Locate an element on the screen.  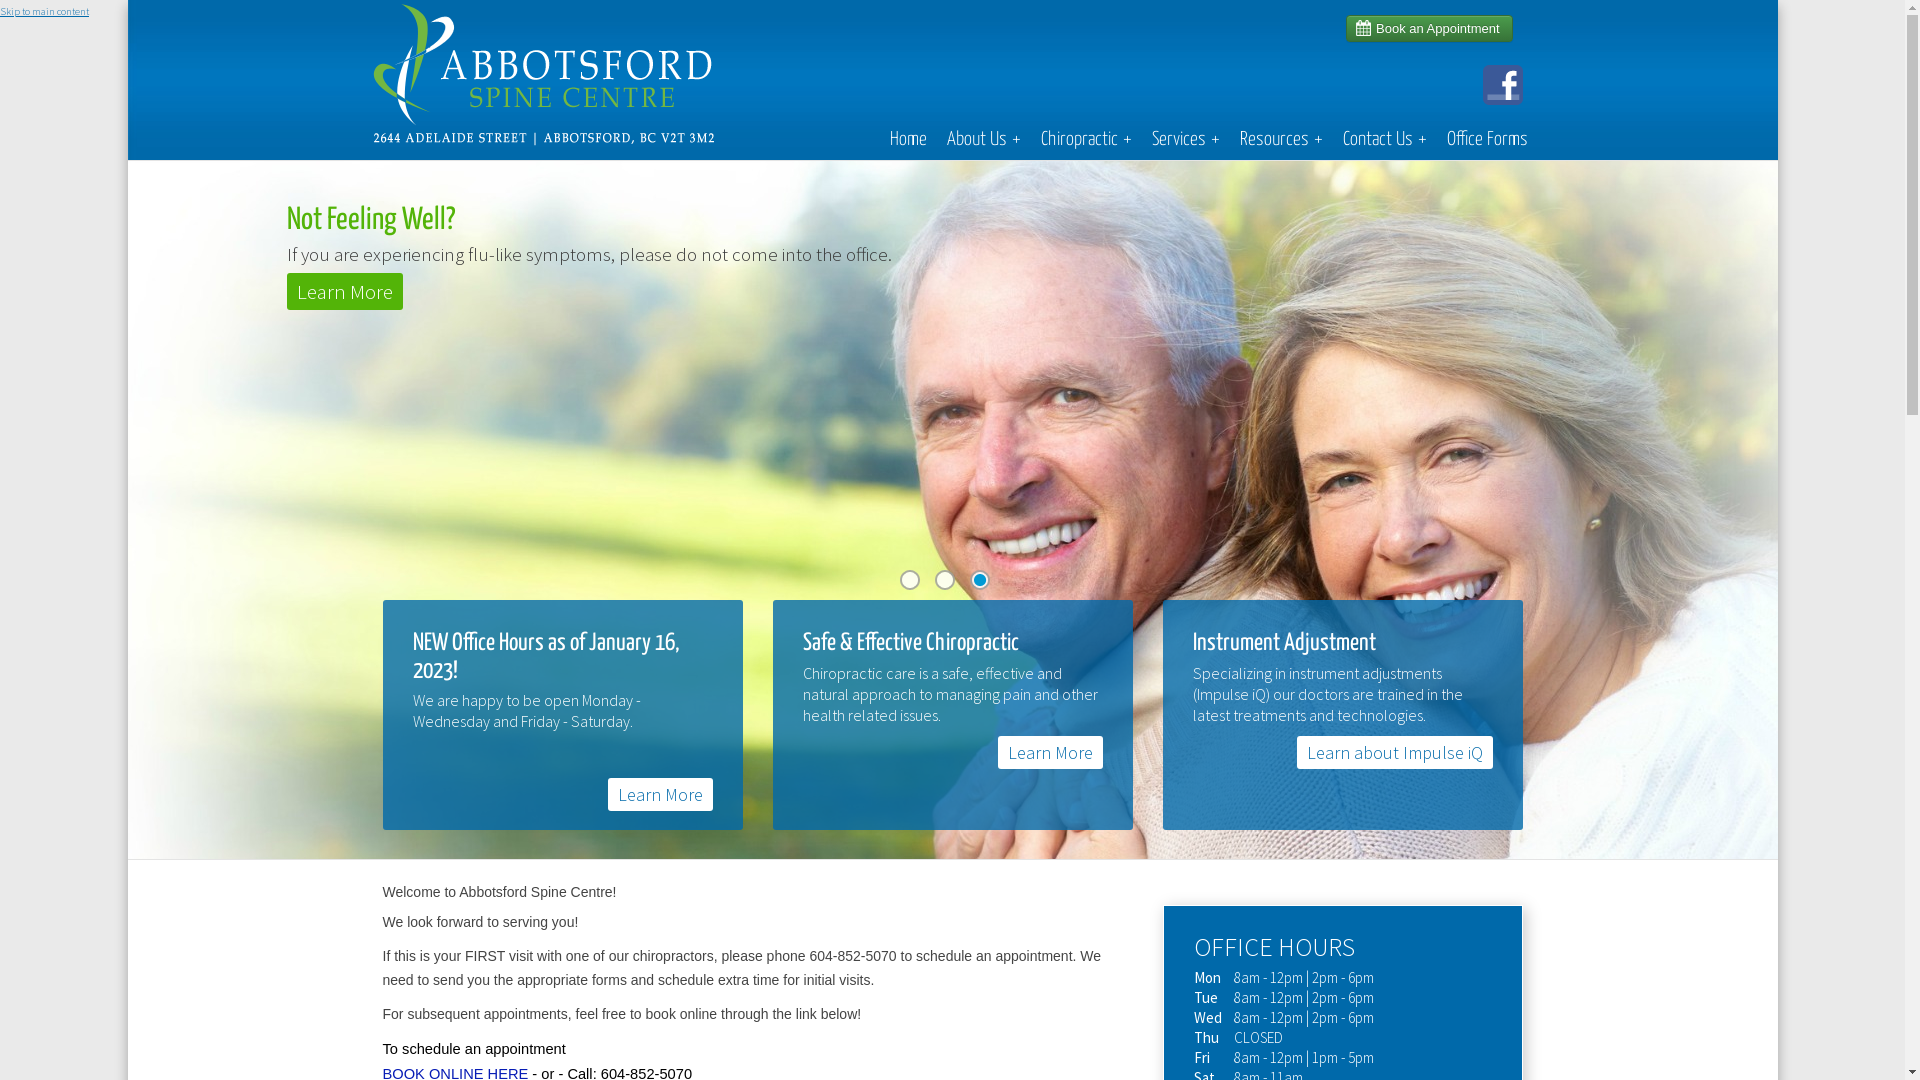
'Learn about Impulse iQ' is located at coordinates (1392, 752).